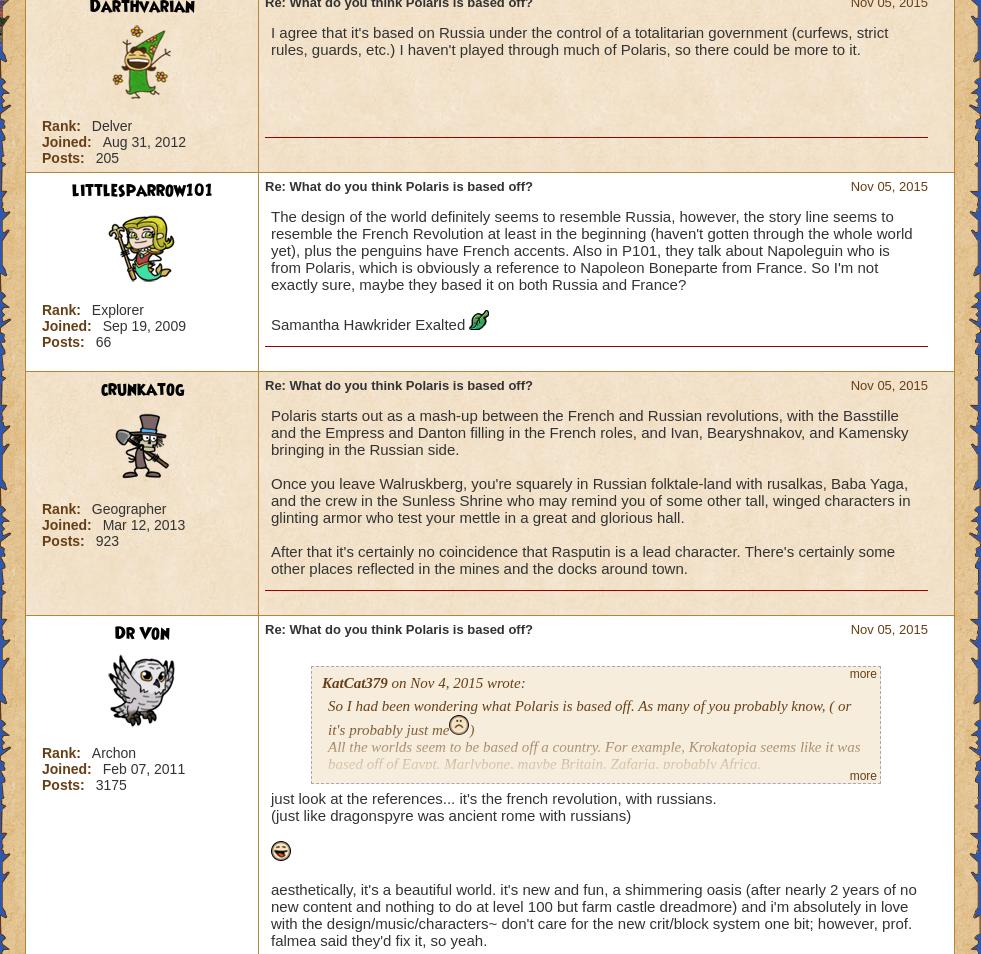 Image resolution: width=981 pixels, height=954 pixels. I want to click on 'Explorer', so click(116, 309).